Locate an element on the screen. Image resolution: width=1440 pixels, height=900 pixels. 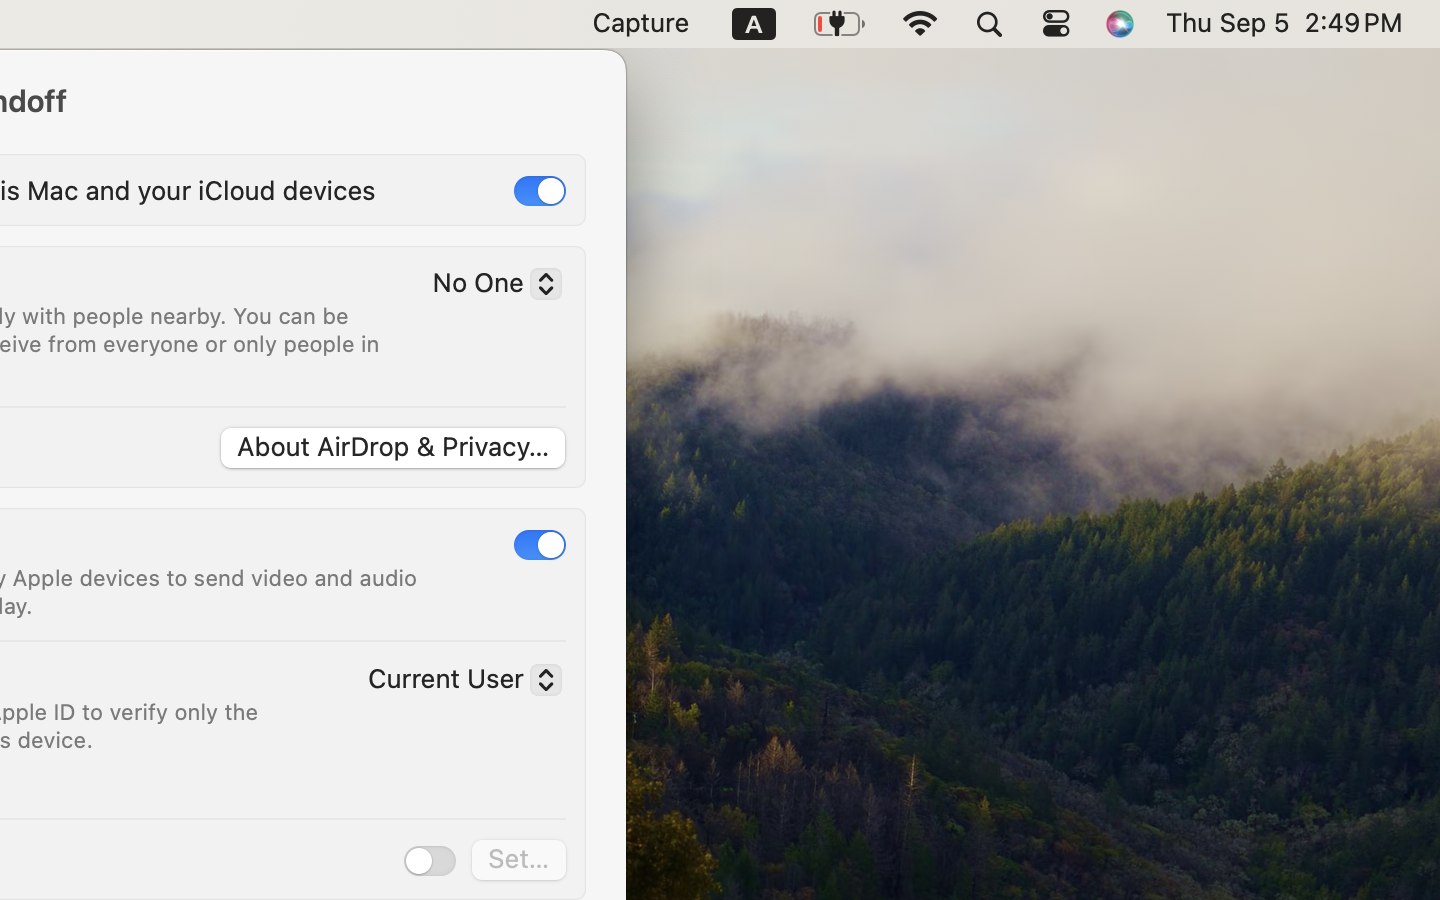
'Current User' is located at coordinates (457, 682).